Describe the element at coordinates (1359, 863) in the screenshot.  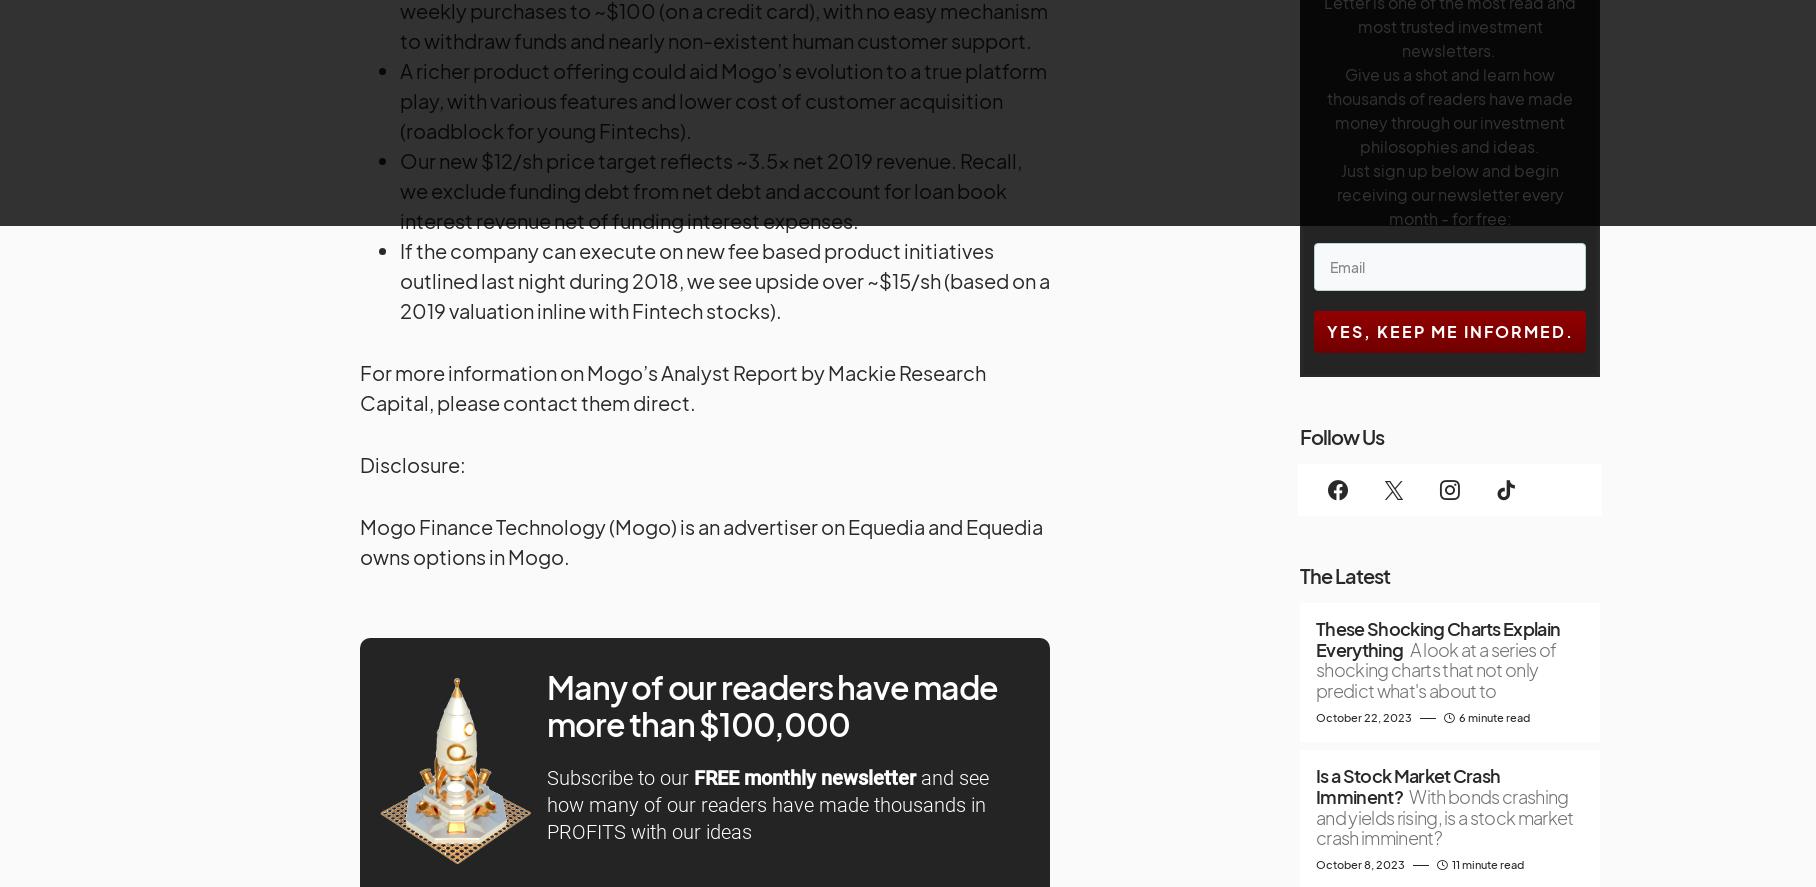
I see `'October 8, 2023'` at that location.